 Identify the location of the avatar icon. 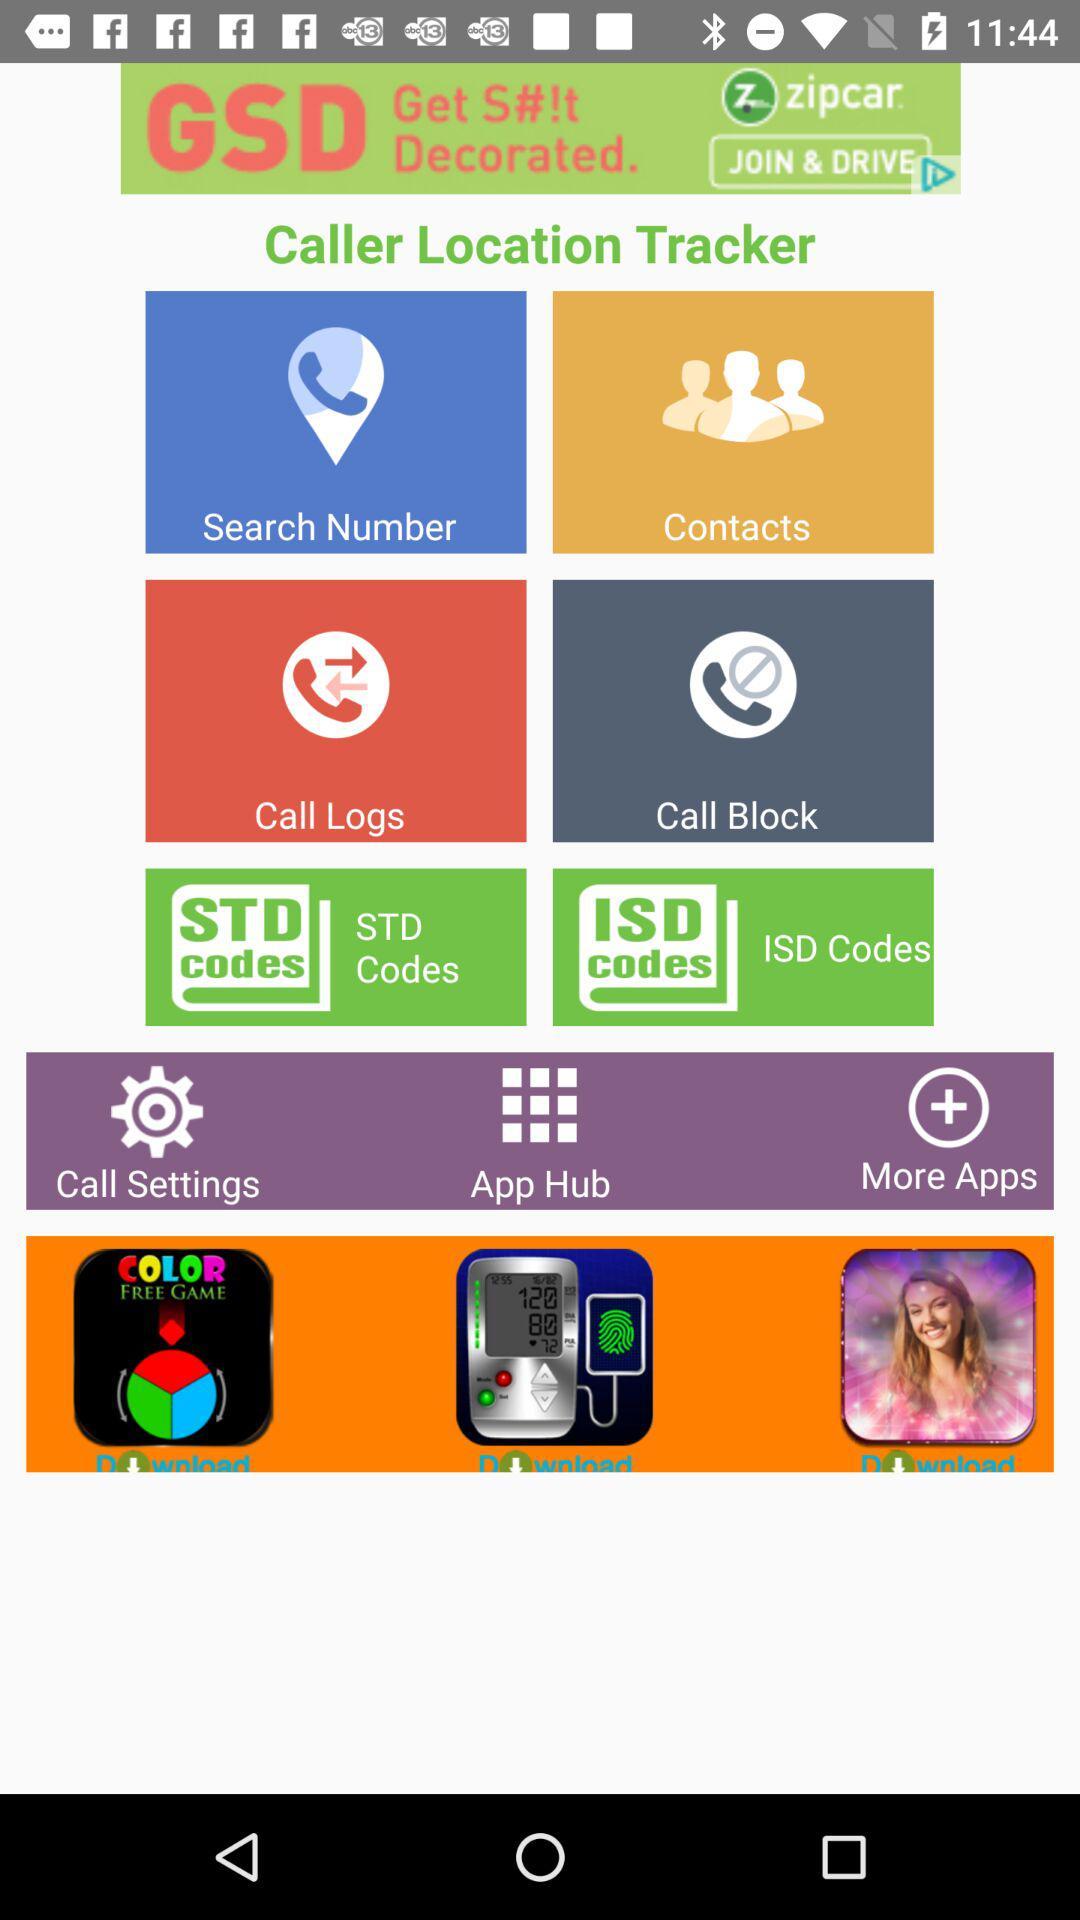
(922, 1354).